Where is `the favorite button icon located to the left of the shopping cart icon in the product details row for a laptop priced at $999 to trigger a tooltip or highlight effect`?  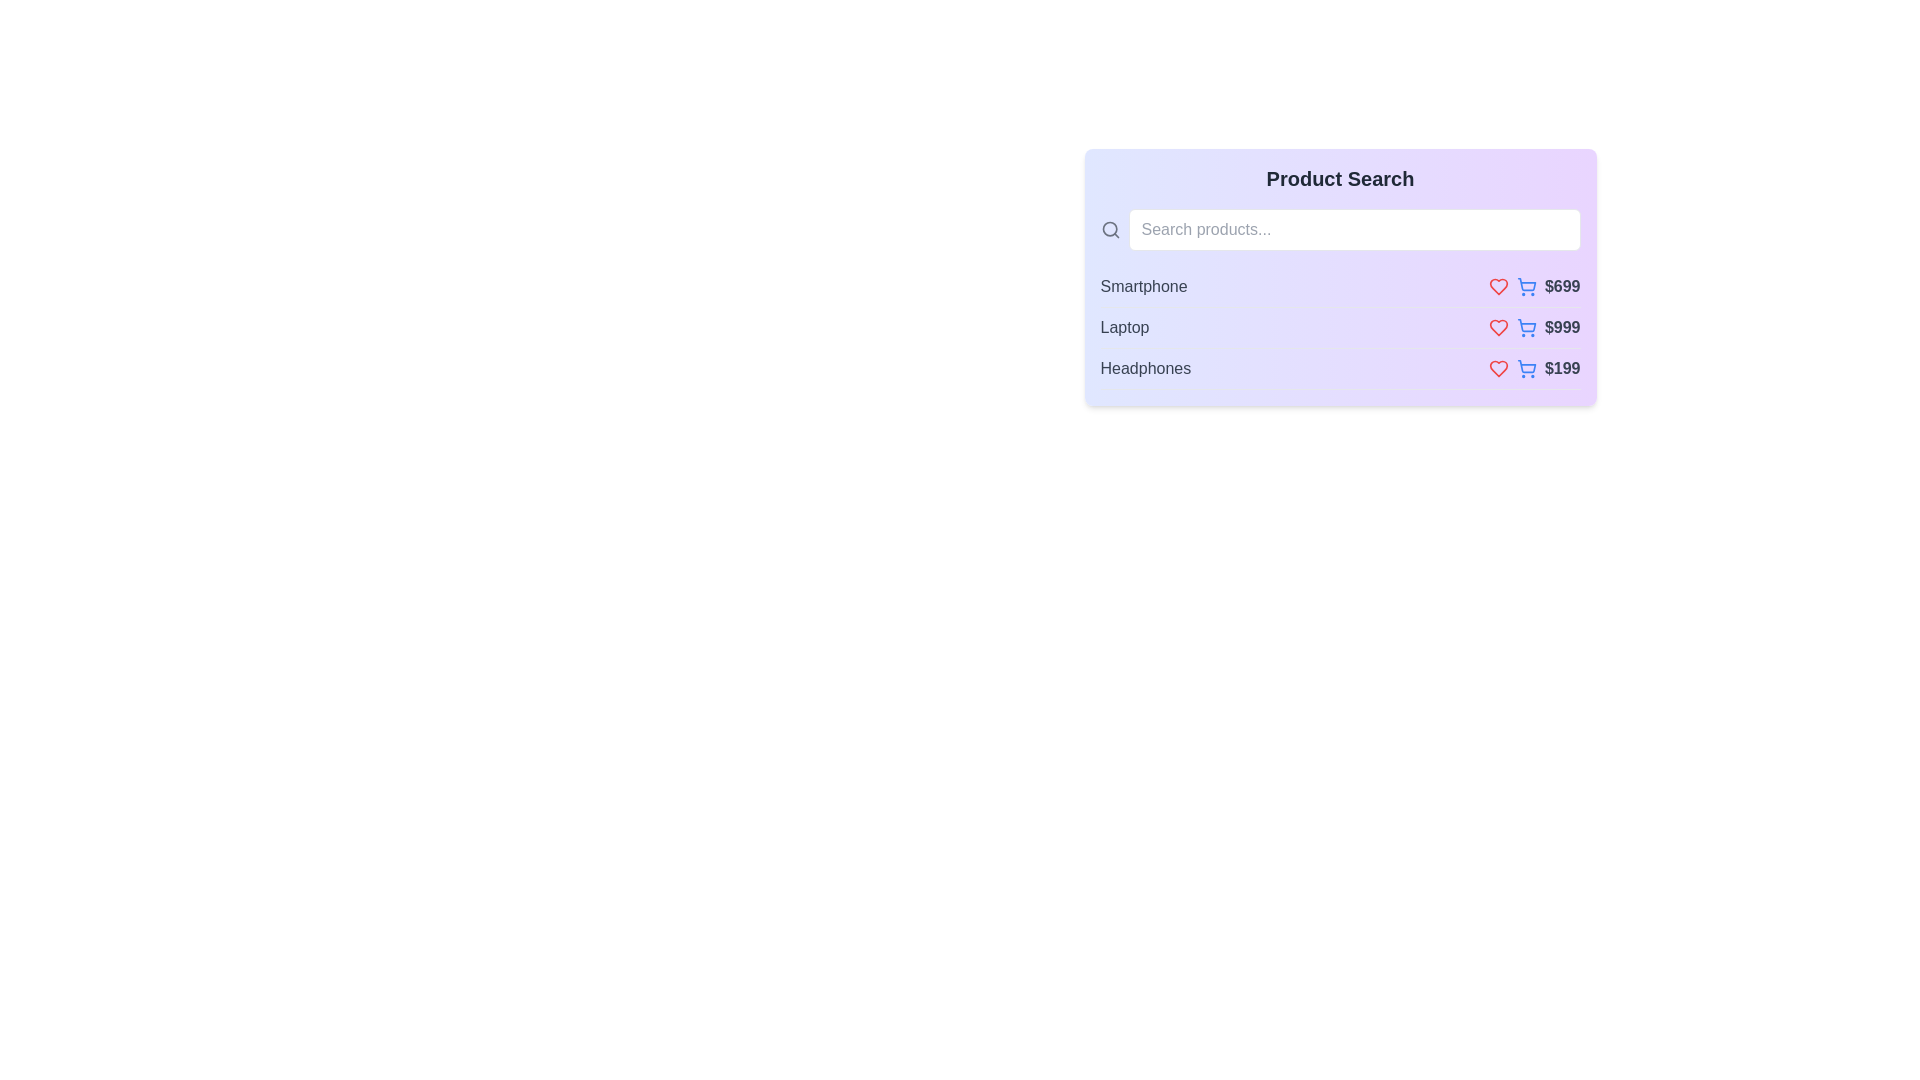 the favorite button icon located to the left of the shopping cart icon in the product details row for a laptop priced at $999 to trigger a tooltip or highlight effect is located at coordinates (1498, 326).